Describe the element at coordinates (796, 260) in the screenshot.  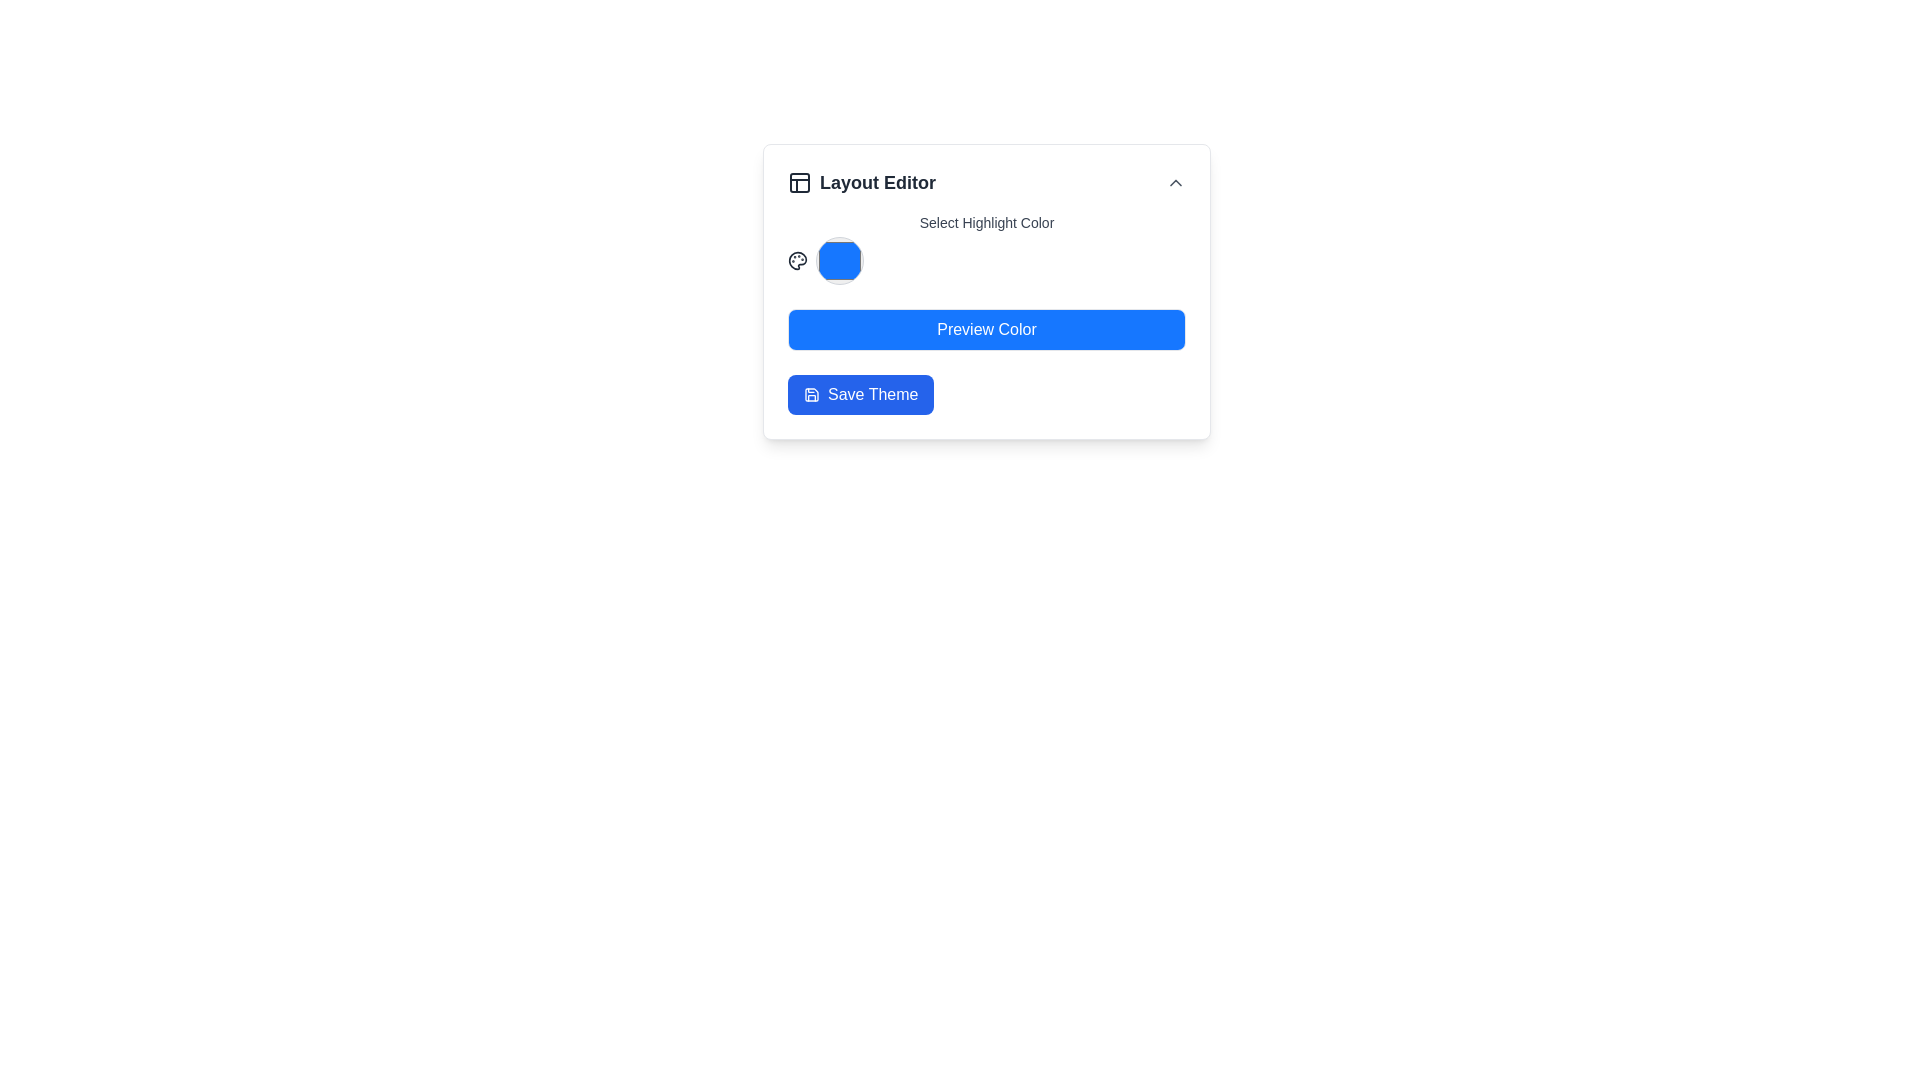
I see `the artist's palette icon located in the 'Layout Editor' panel, positioned before the color selection circle and to the left of the 'Preview Color' button` at that location.